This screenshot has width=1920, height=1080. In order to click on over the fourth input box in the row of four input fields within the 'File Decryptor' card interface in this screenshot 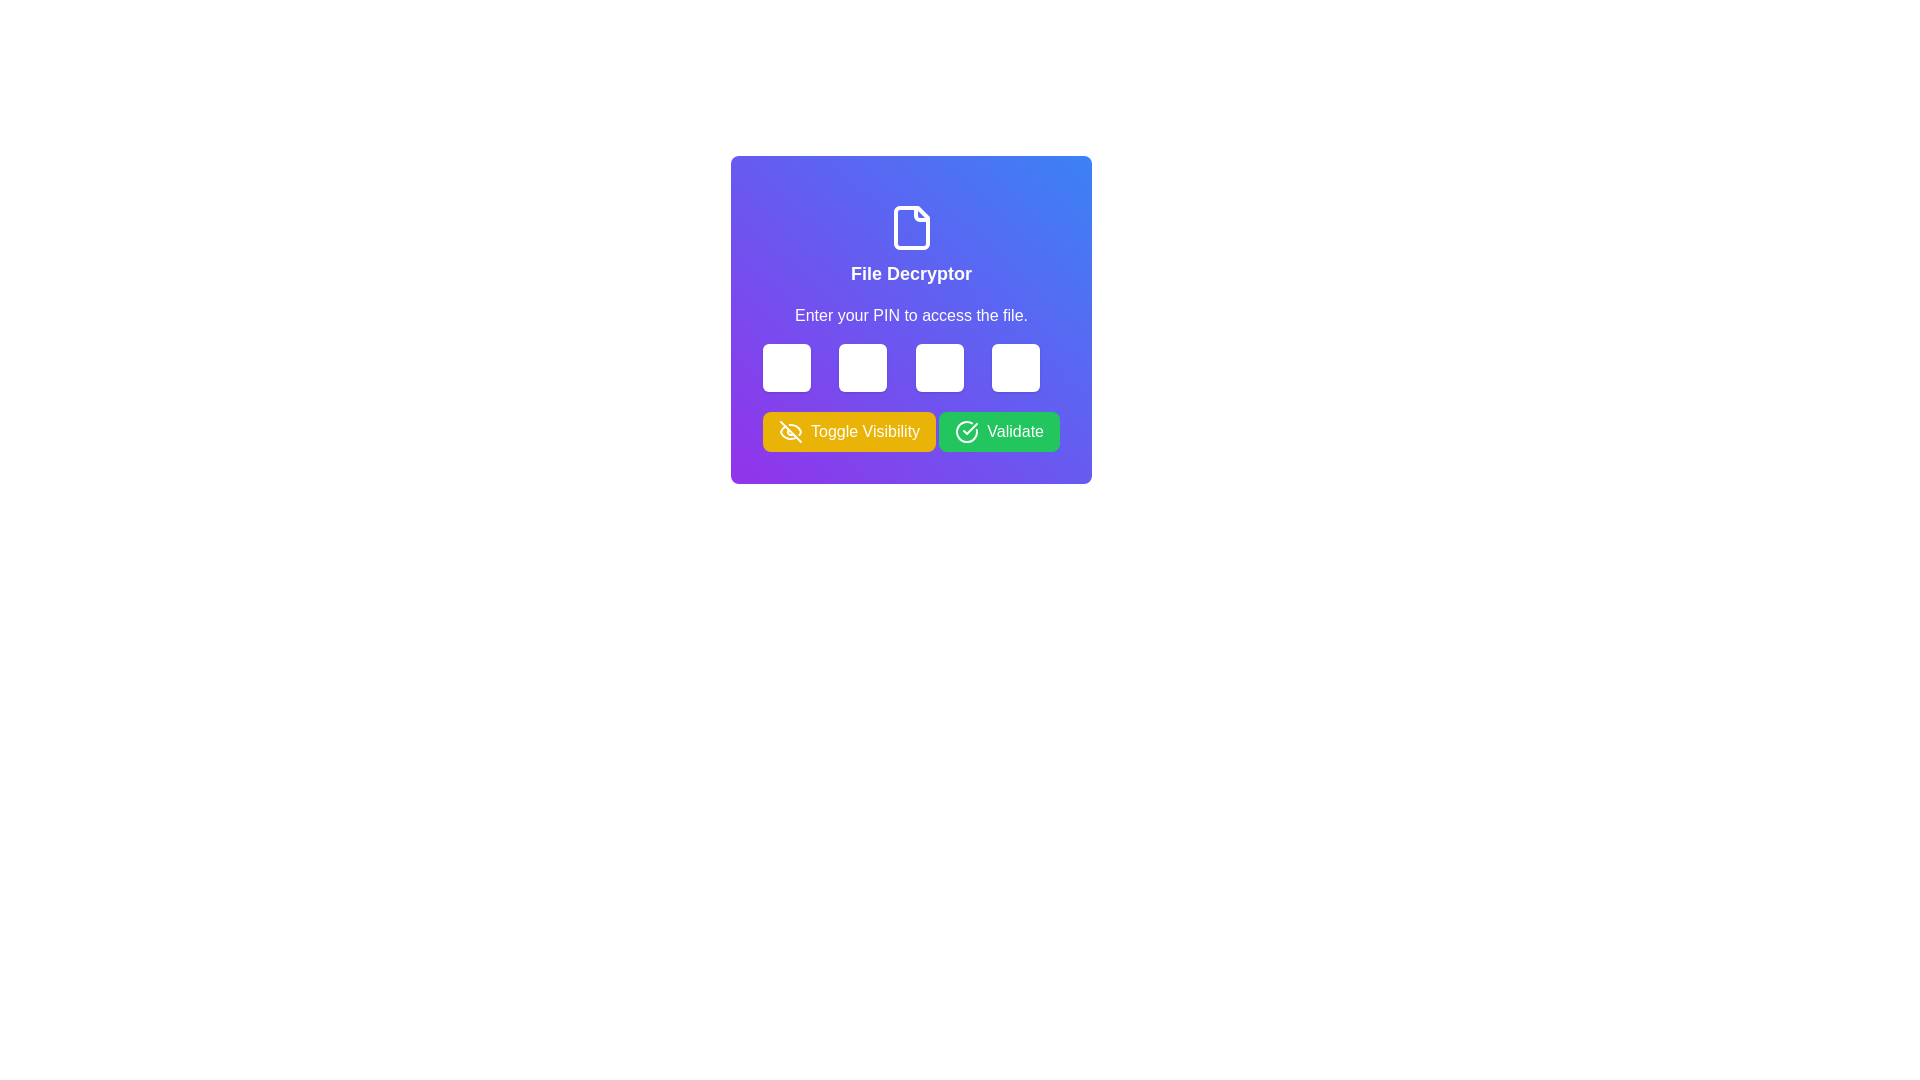, I will do `click(1015, 367)`.